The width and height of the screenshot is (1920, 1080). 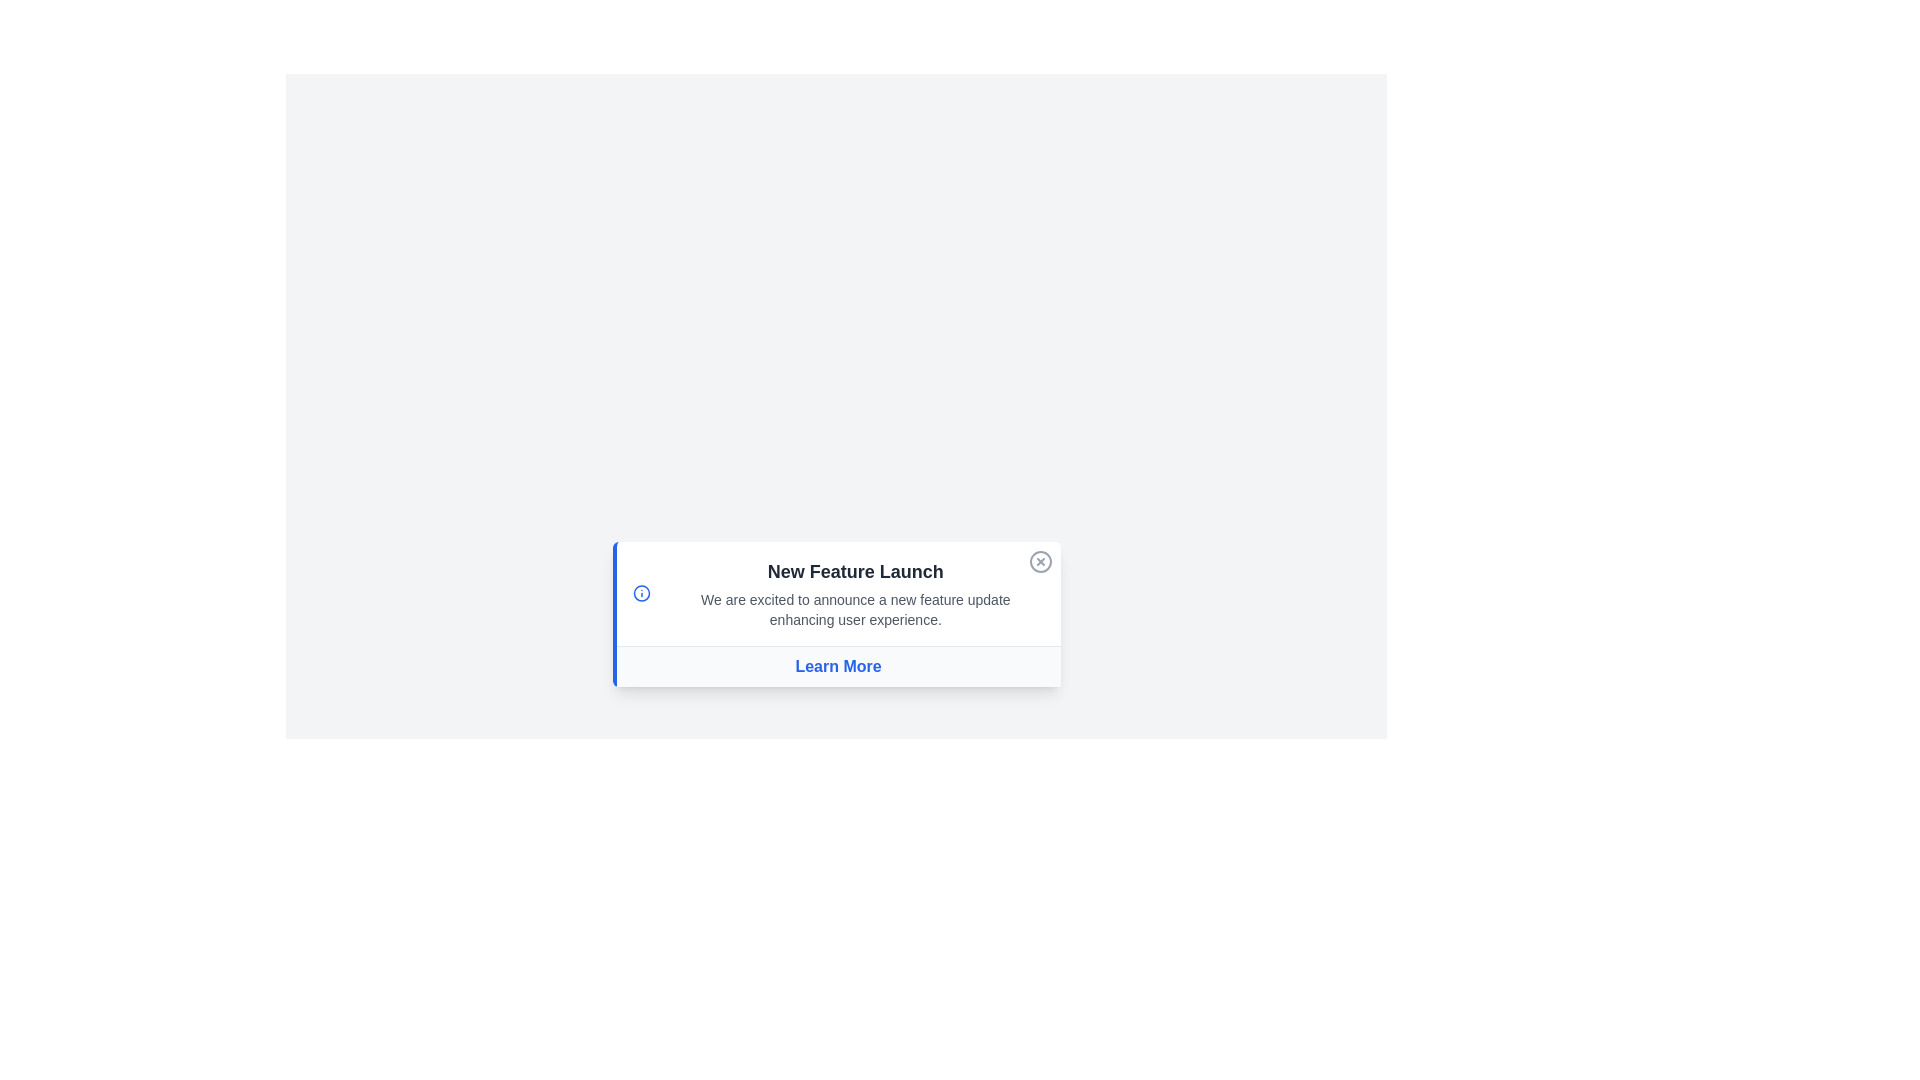 What do you see at coordinates (838, 666) in the screenshot?
I see `the 'Learn More' button` at bounding box center [838, 666].